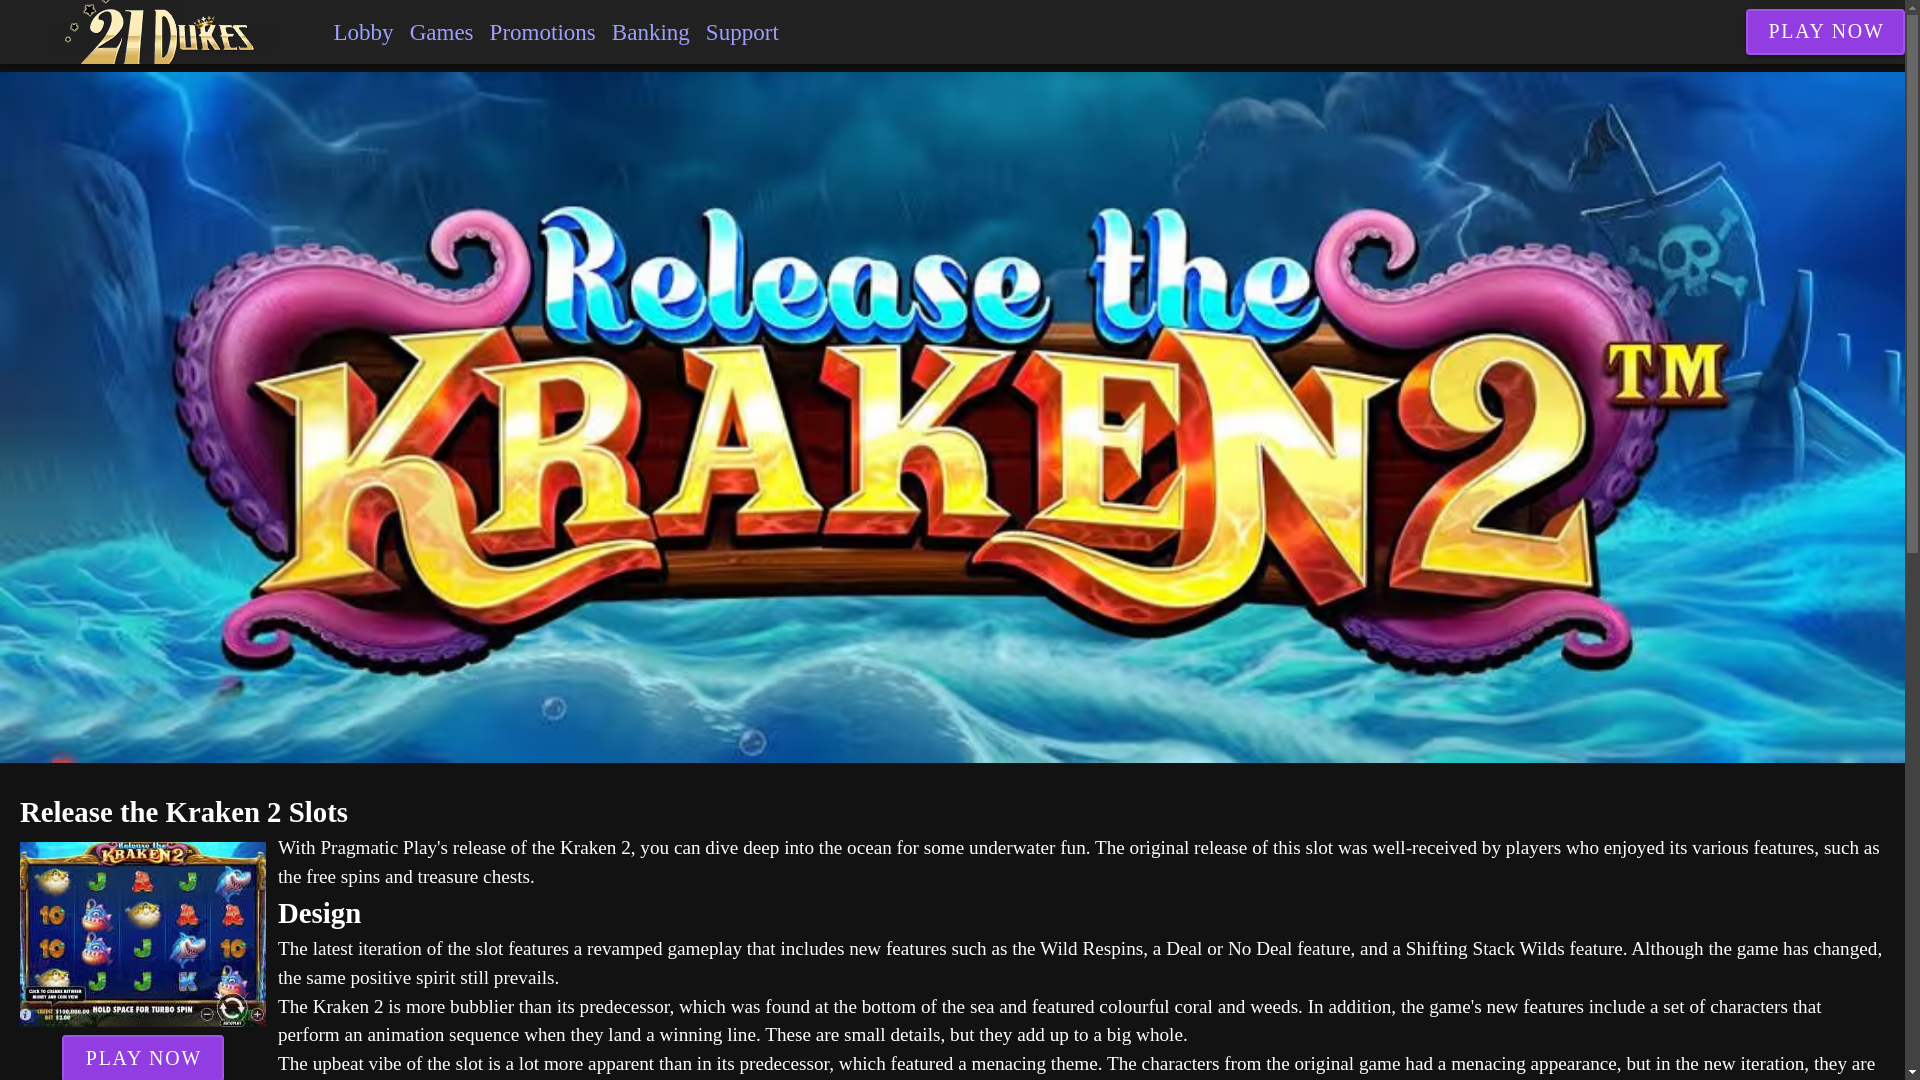  What do you see at coordinates (481, 31) in the screenshot?
I see `'Promotions'` at bounding box center [481, 31].